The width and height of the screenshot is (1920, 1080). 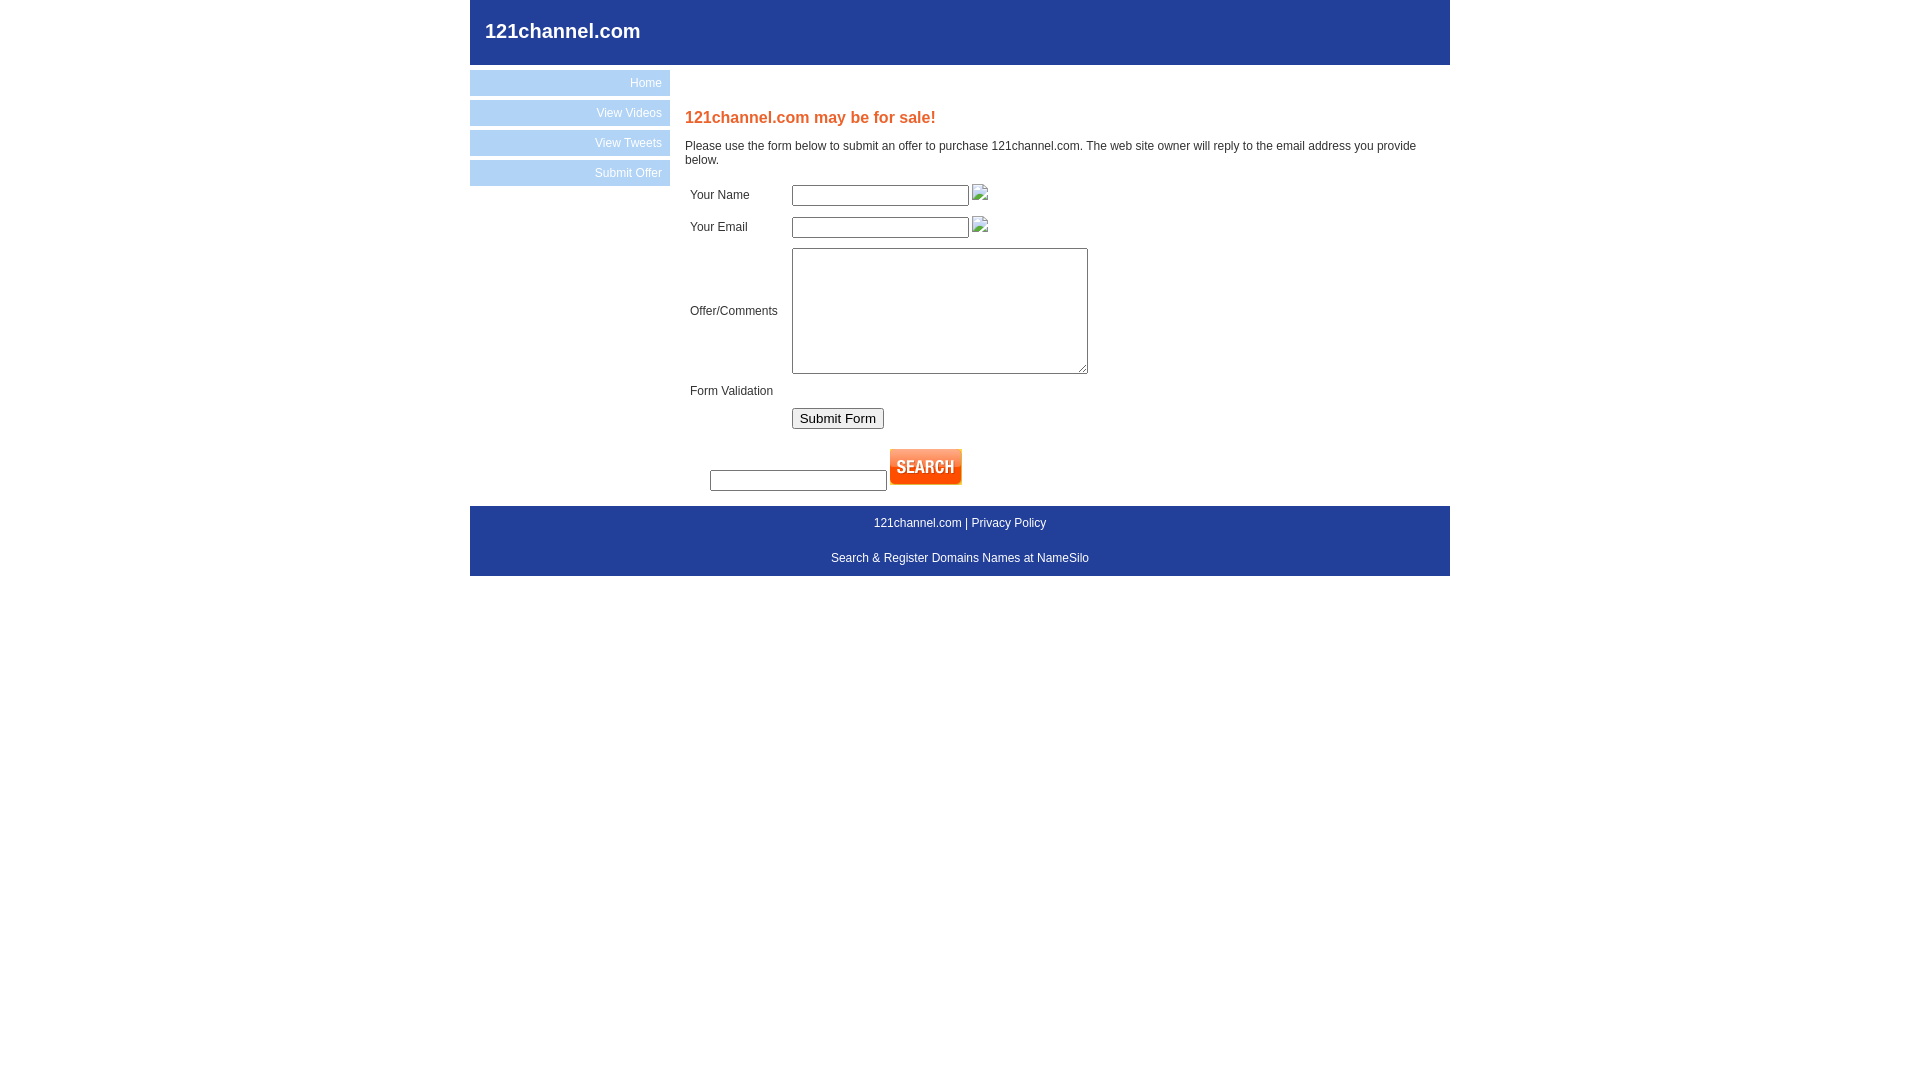 What do you see at coordinates (569, 172) in the screenshot?
I see `'Submit Offer'` at bounding box center [569, 172].